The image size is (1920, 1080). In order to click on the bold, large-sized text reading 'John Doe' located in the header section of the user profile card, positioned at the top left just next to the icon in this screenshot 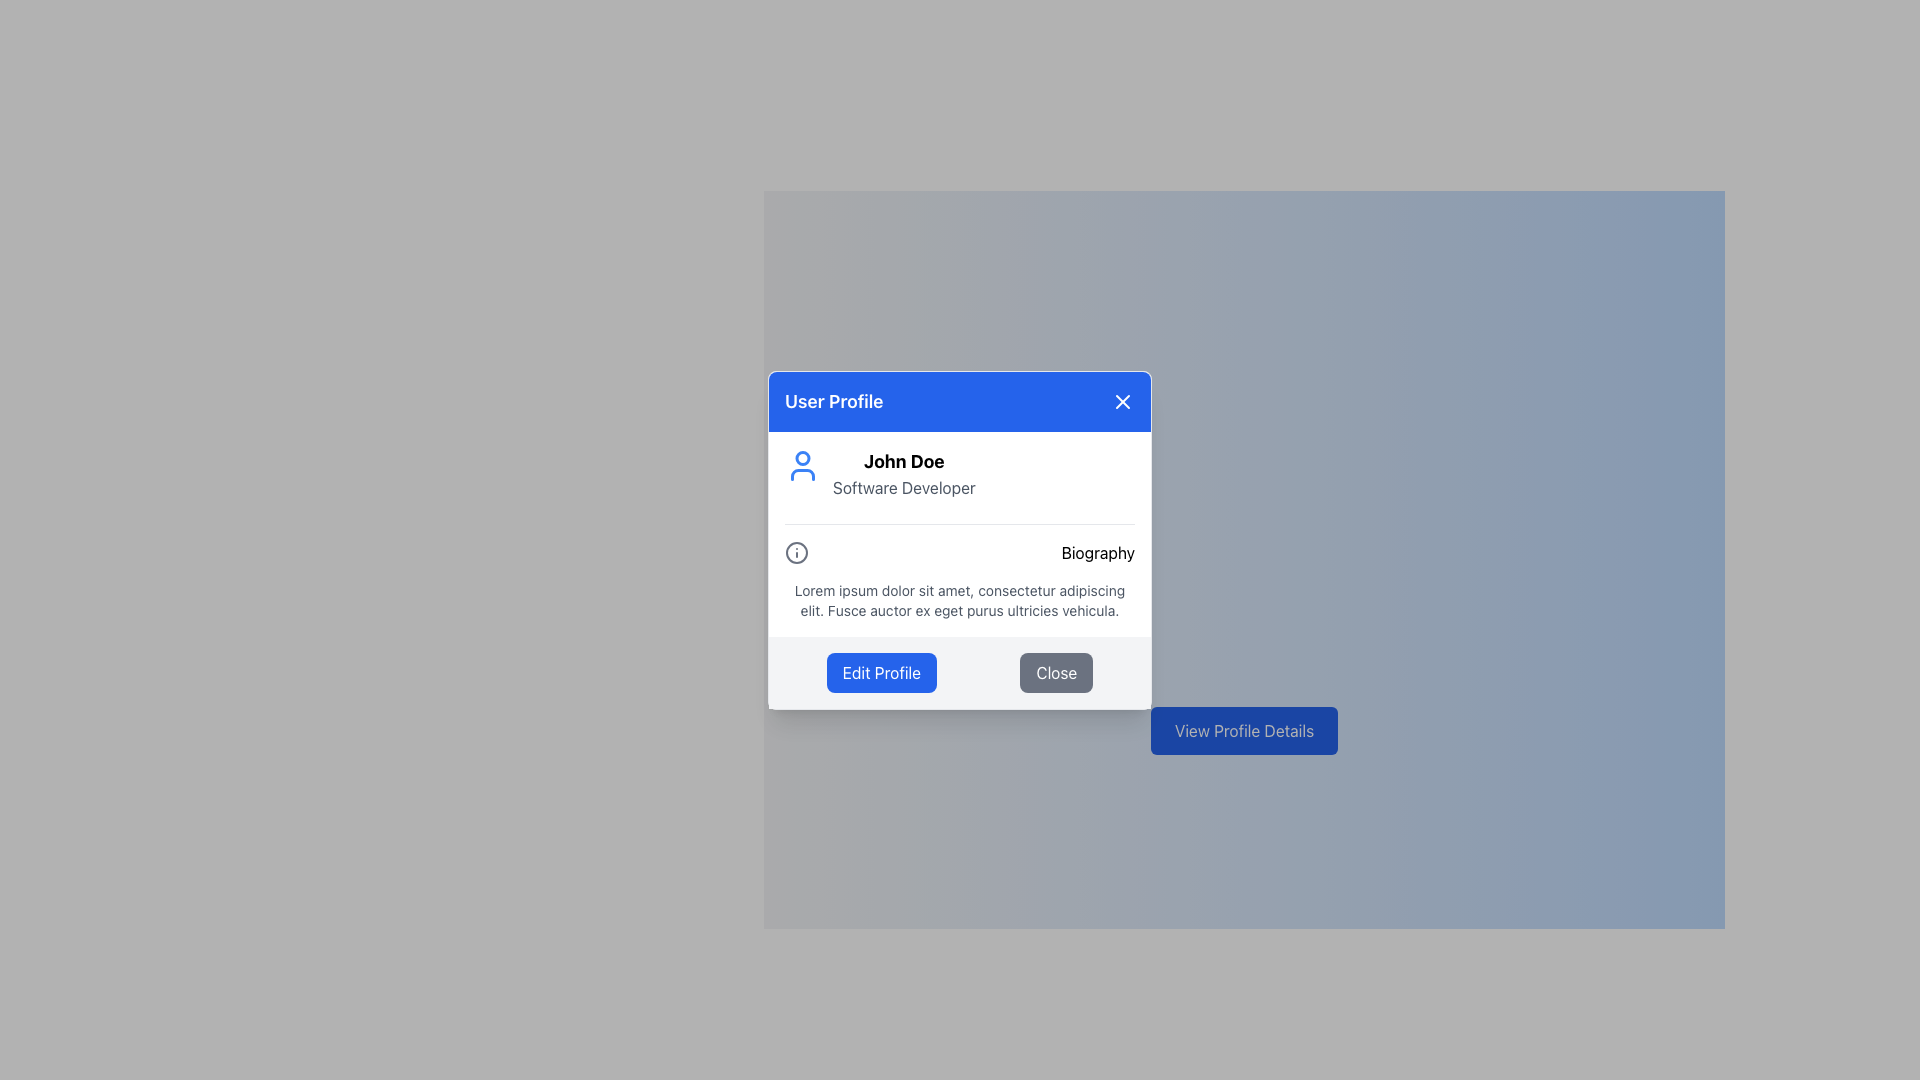, I will do `click(903, 461)`.